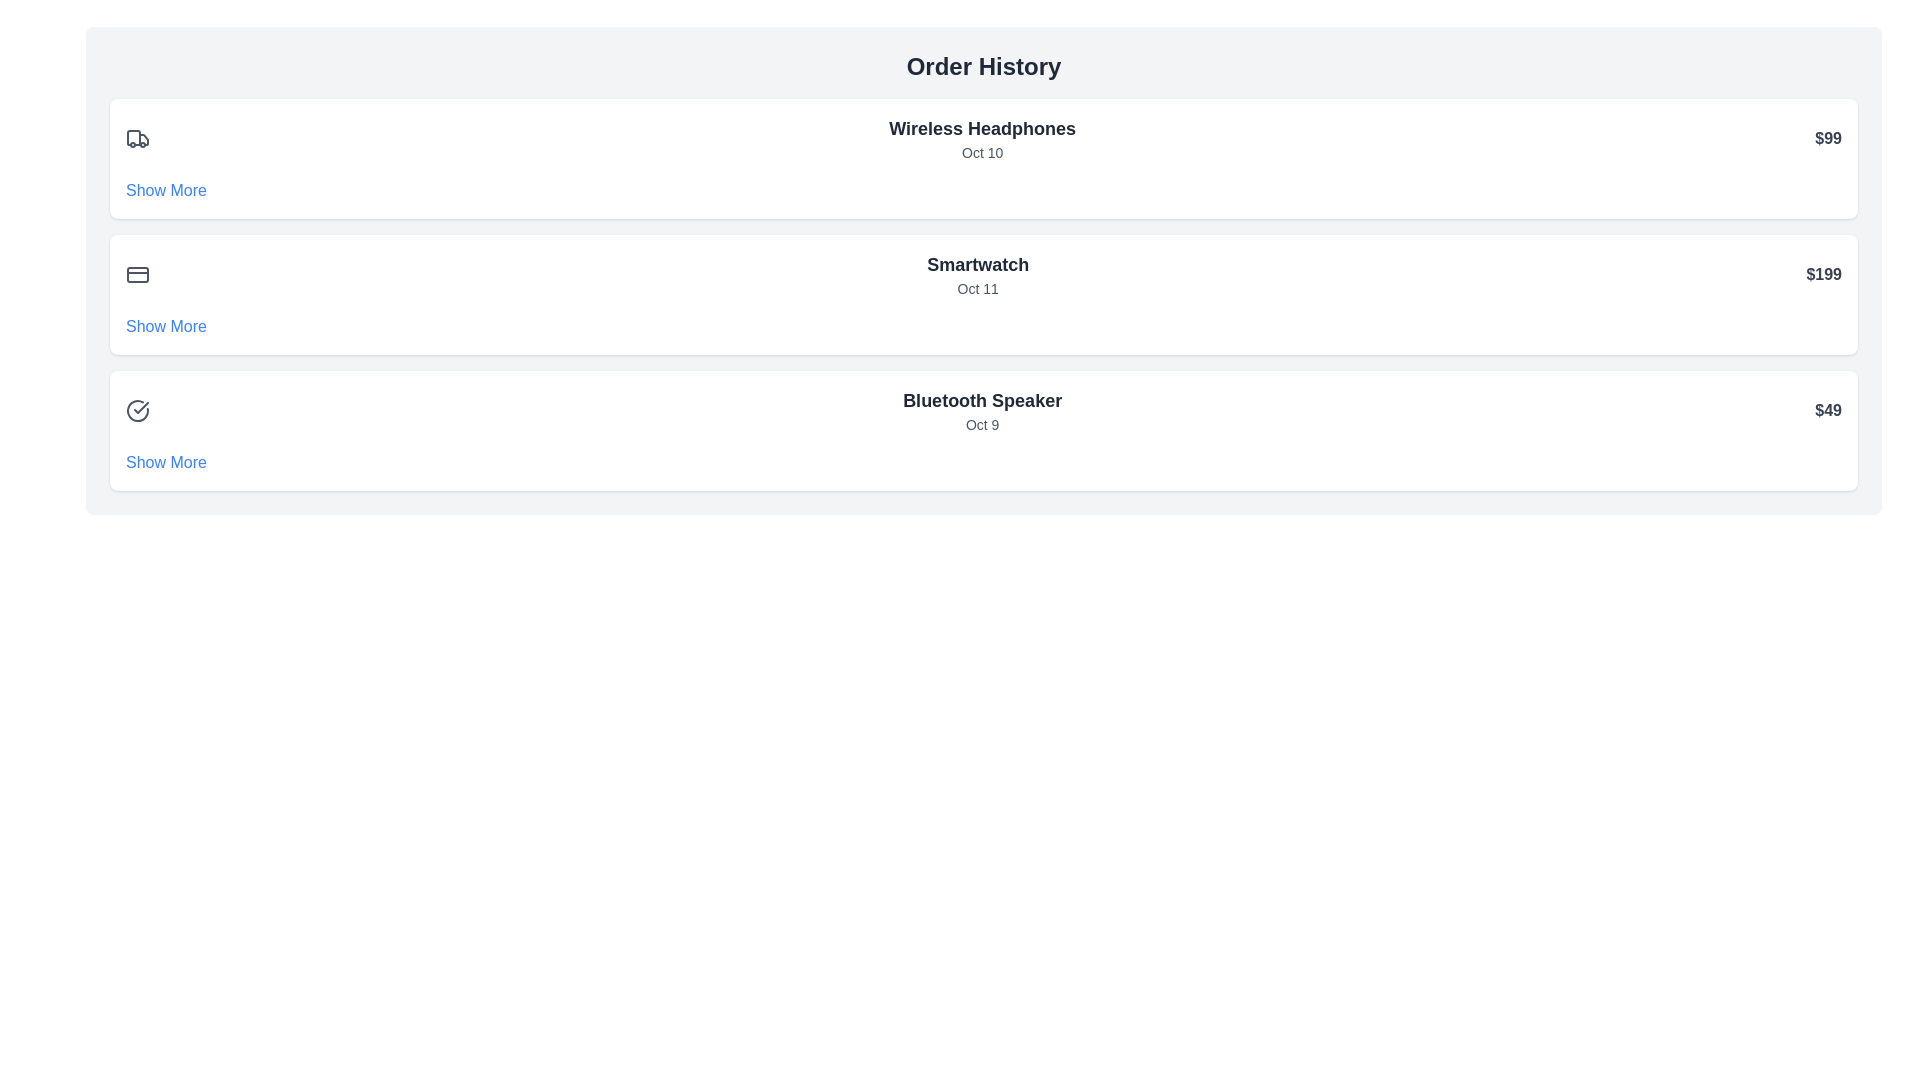 The image size is (1920, 1080). I want to click on the 'Wireless Headphones' text element, which is a bold, large heading styled in dark gray, prominently displayed as the topmost item in the 'Order History' section, so click(982, 128).